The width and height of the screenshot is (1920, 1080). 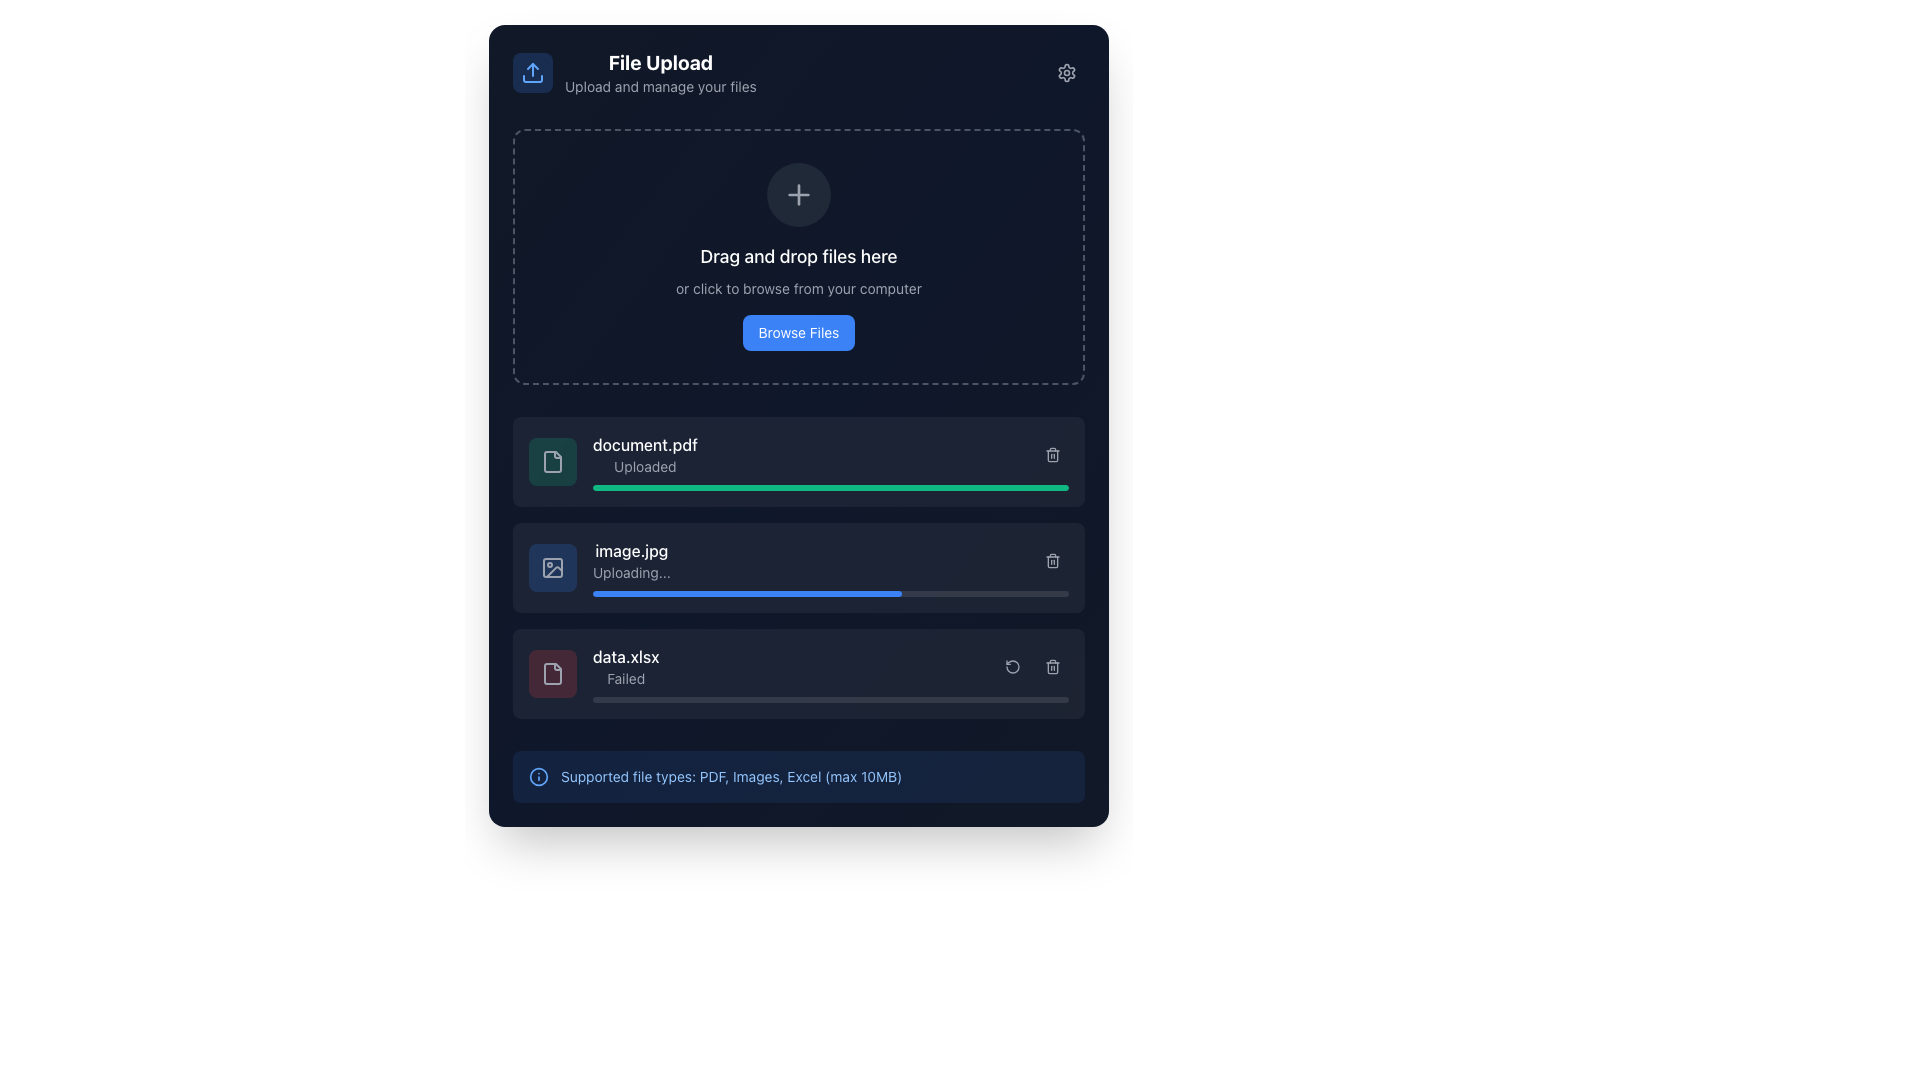 I want to click on the file icon that resembles a sheet of paper with a folded corner, located within a green-shaded background block directly to the left of the 'document.pdf' text, so click(x=552, y=462).